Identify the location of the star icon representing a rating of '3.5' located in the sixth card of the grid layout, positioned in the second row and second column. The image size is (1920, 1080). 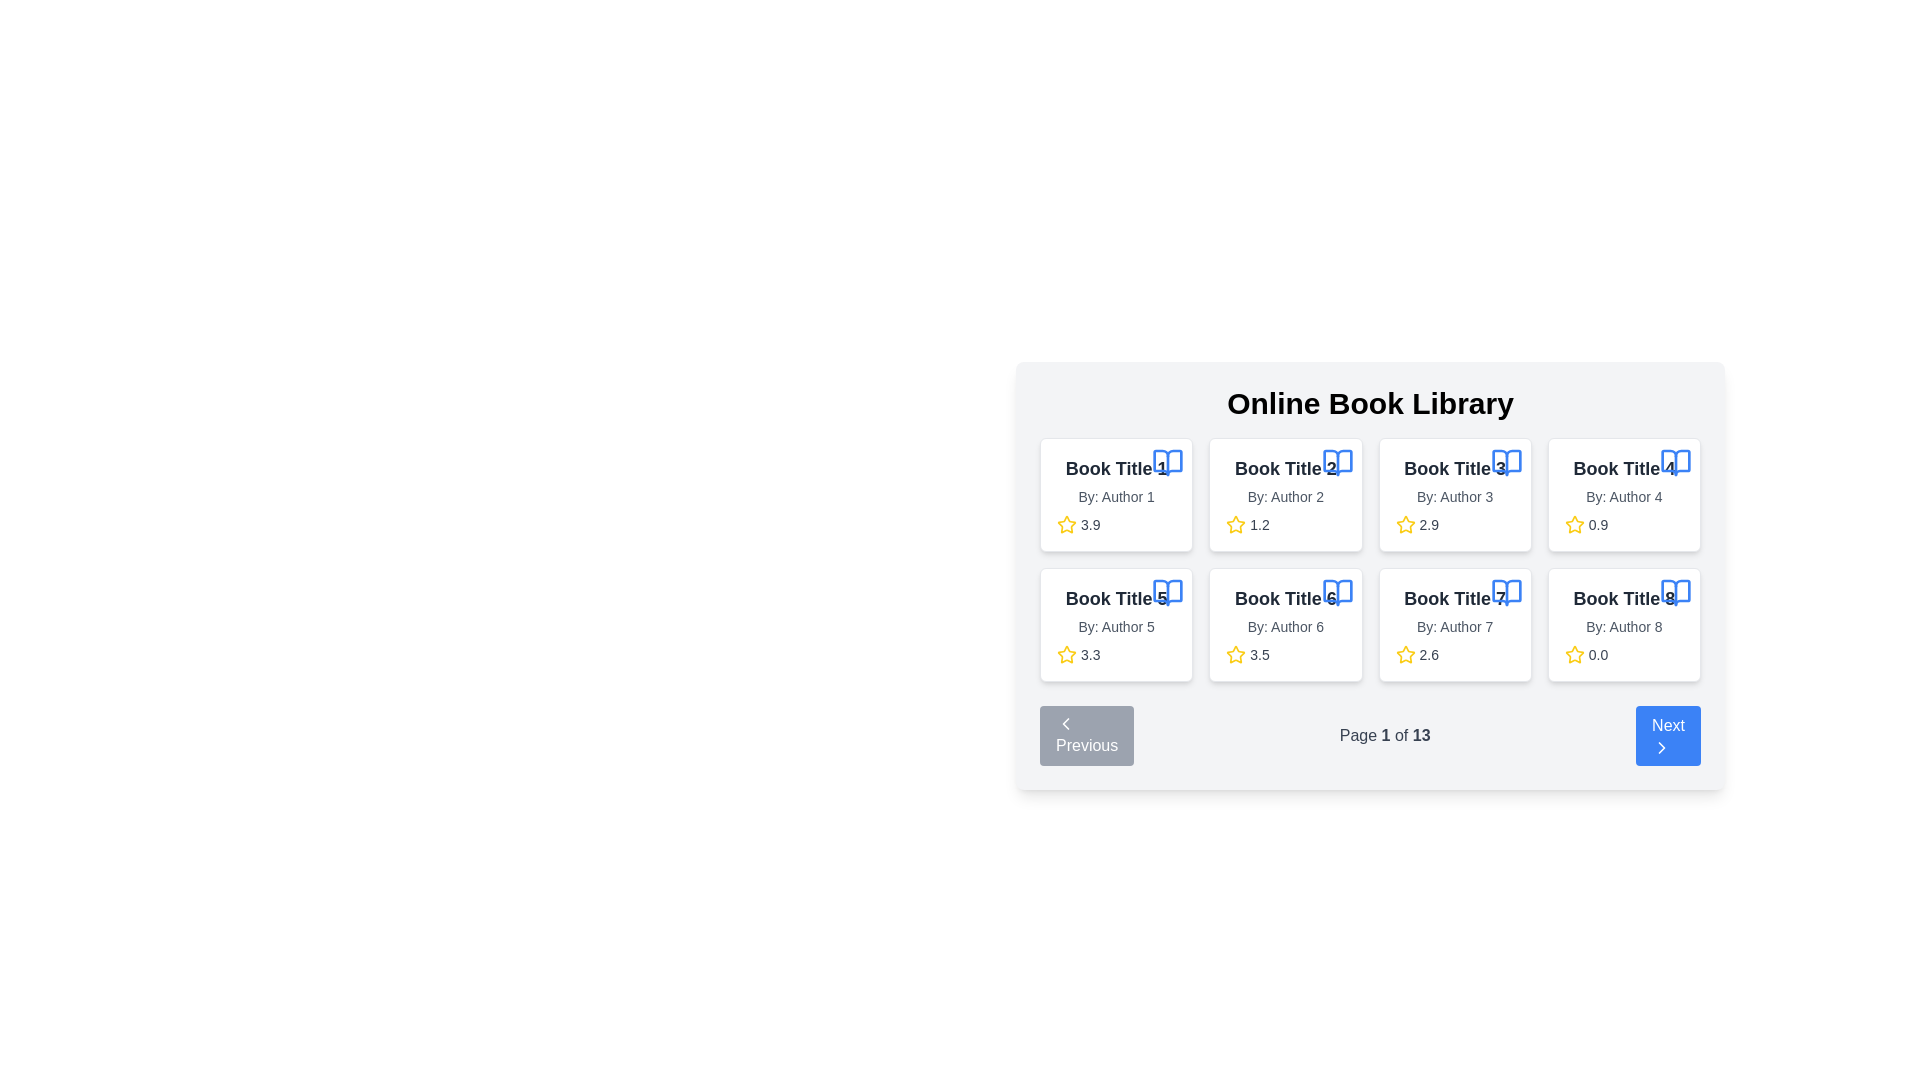
(1235, 655).